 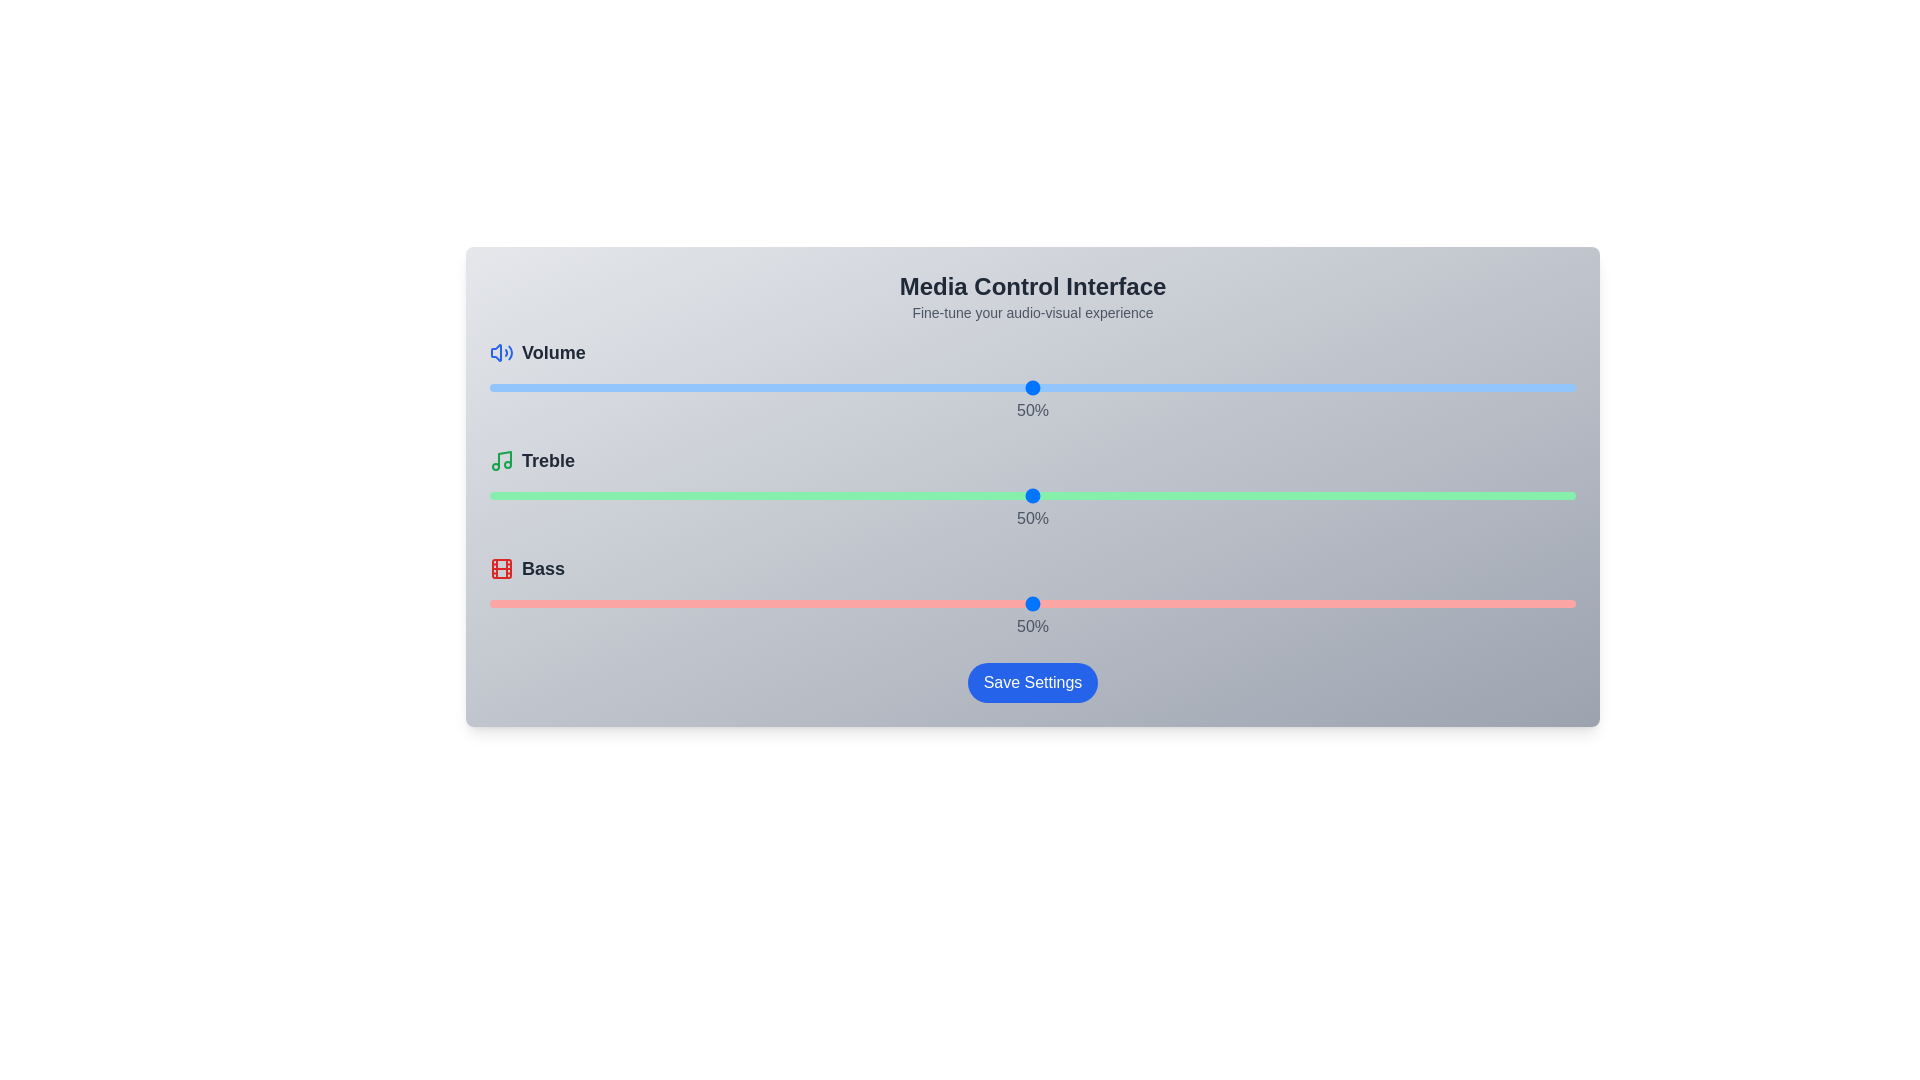 I want to click on the 'Bass' label, which is a bold, larger font textual label in dark gray color, positioned to the right of the red film icon in the 'Bass' row of controls, so click(x=543, y=569).